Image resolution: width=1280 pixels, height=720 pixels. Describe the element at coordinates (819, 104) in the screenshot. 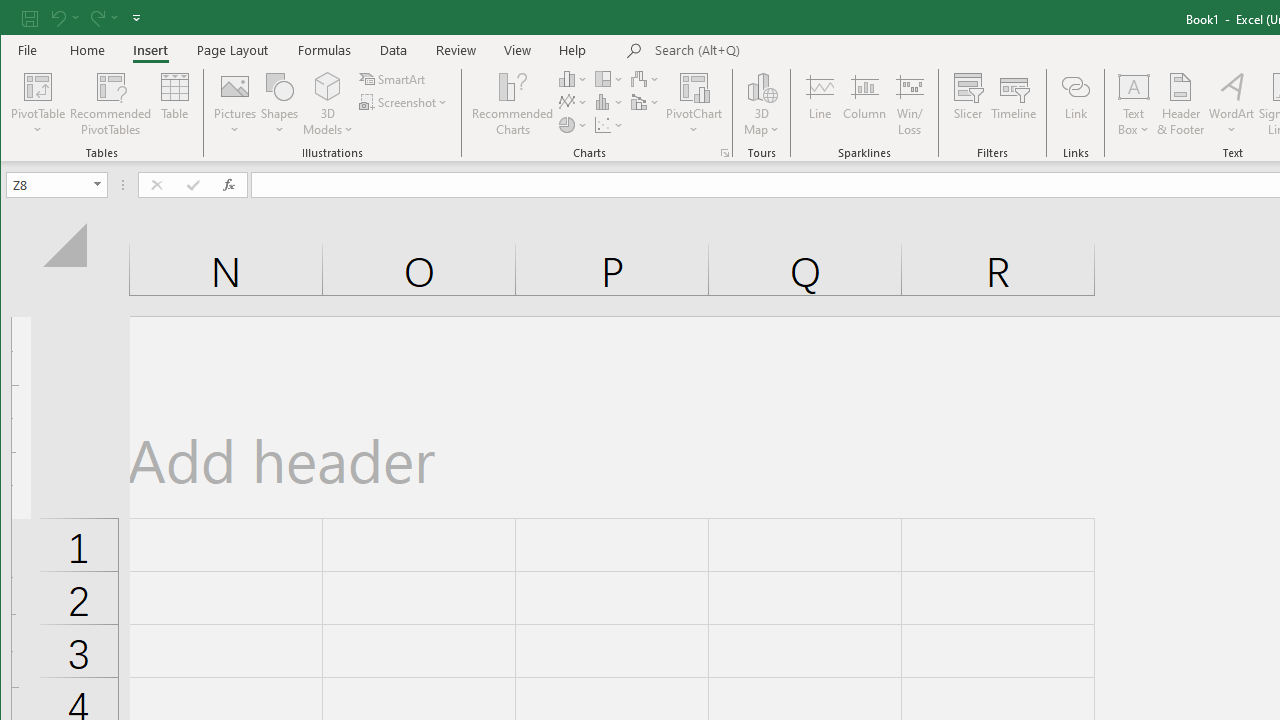

I see `'Line'` at that location.